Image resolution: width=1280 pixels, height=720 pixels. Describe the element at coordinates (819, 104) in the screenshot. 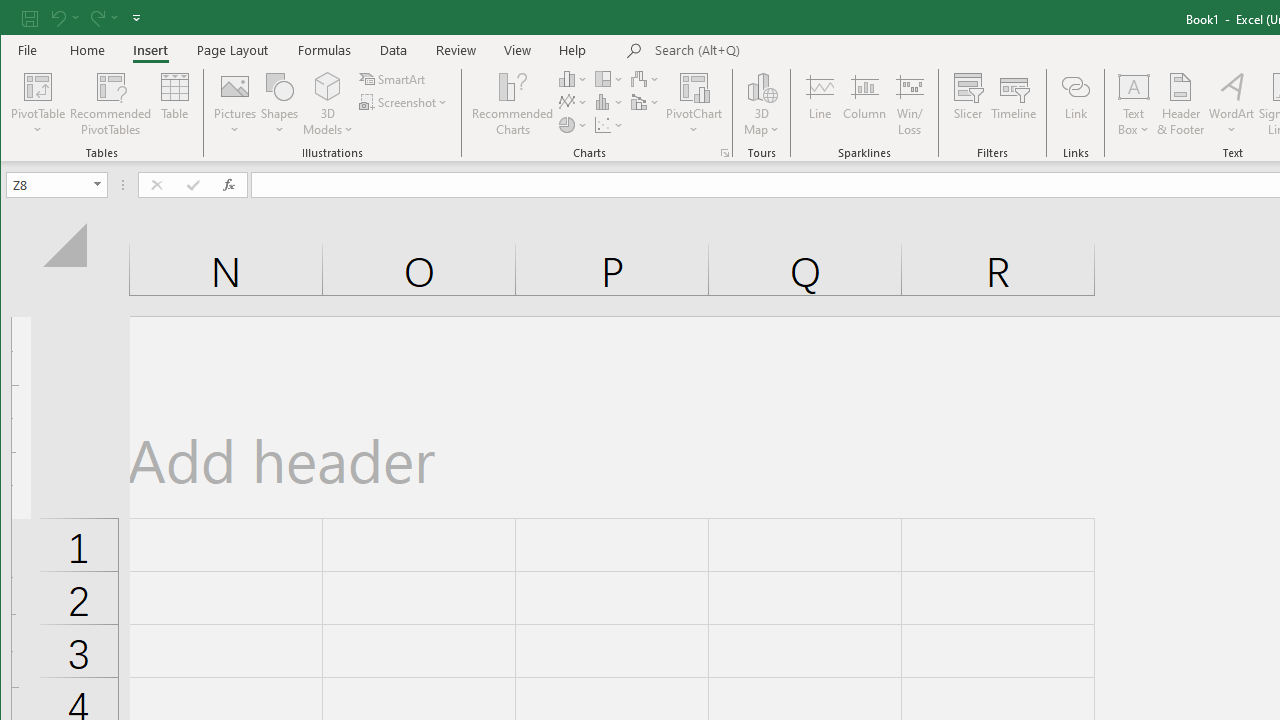

I see `'Line'` at that location.